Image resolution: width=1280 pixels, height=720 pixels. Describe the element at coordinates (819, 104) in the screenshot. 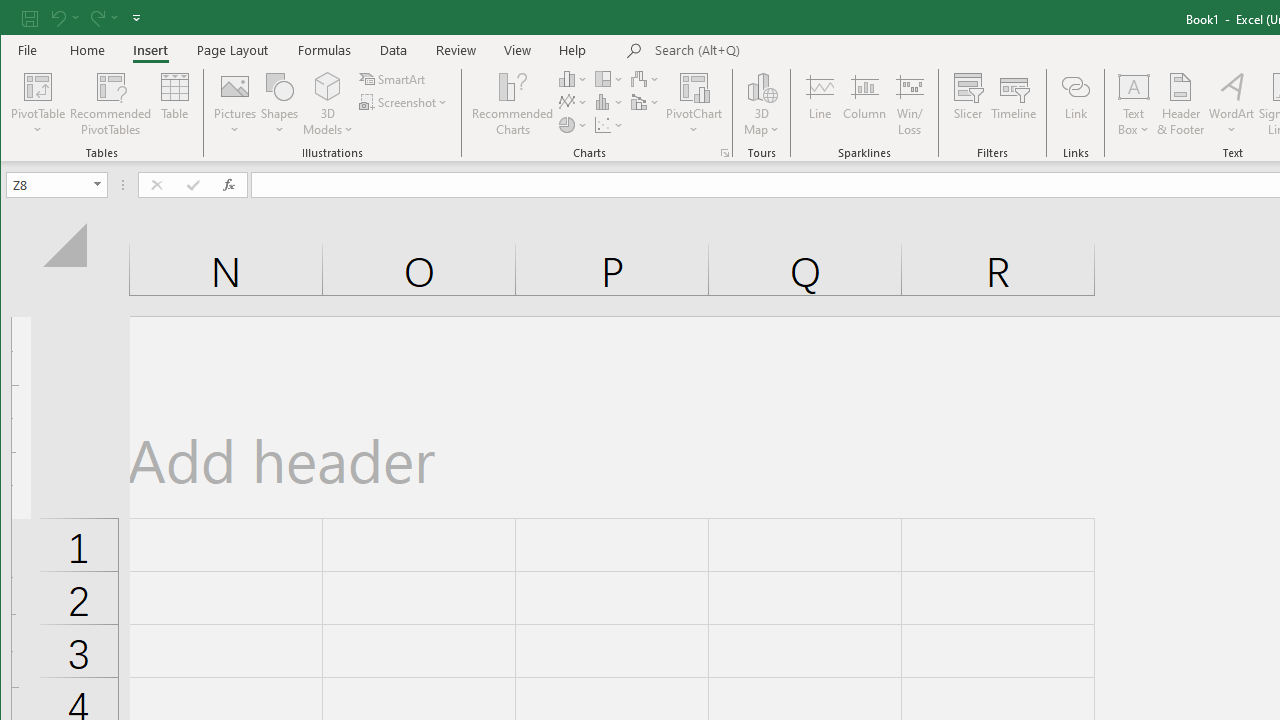

I see `'Line'` at that location.